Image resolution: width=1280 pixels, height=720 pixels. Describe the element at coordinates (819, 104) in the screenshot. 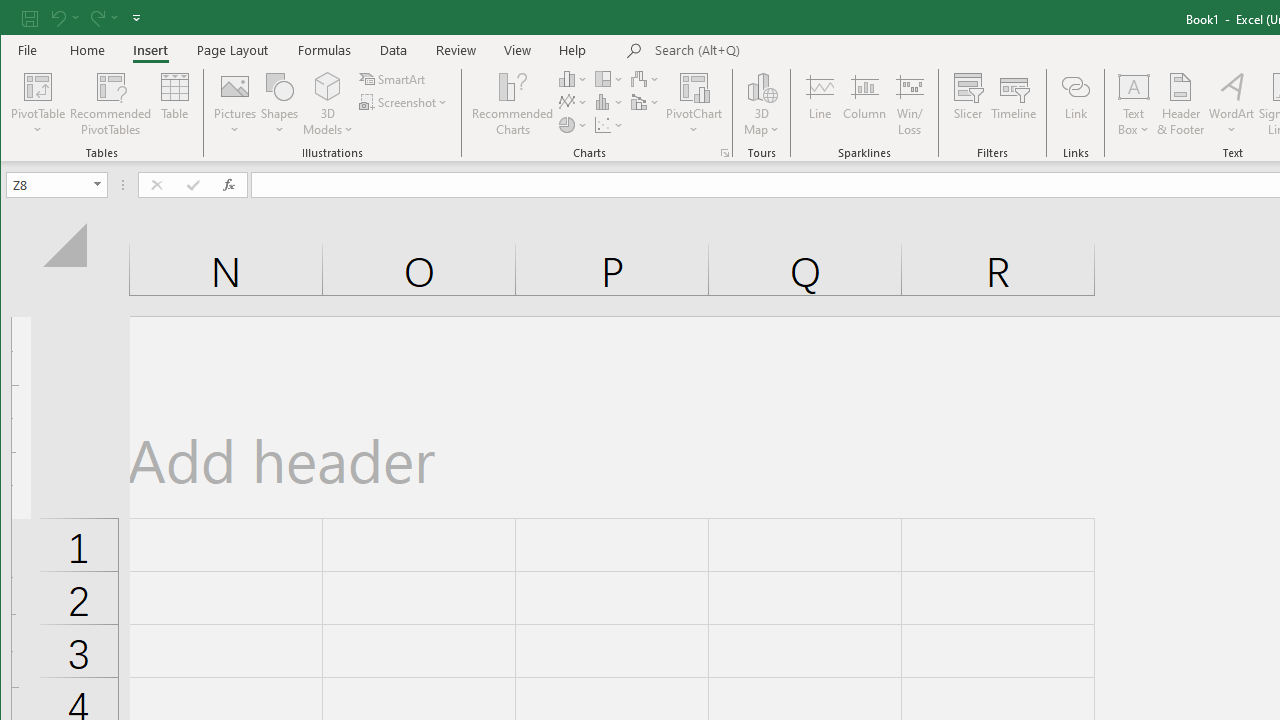

I see `'Line'` at that location.